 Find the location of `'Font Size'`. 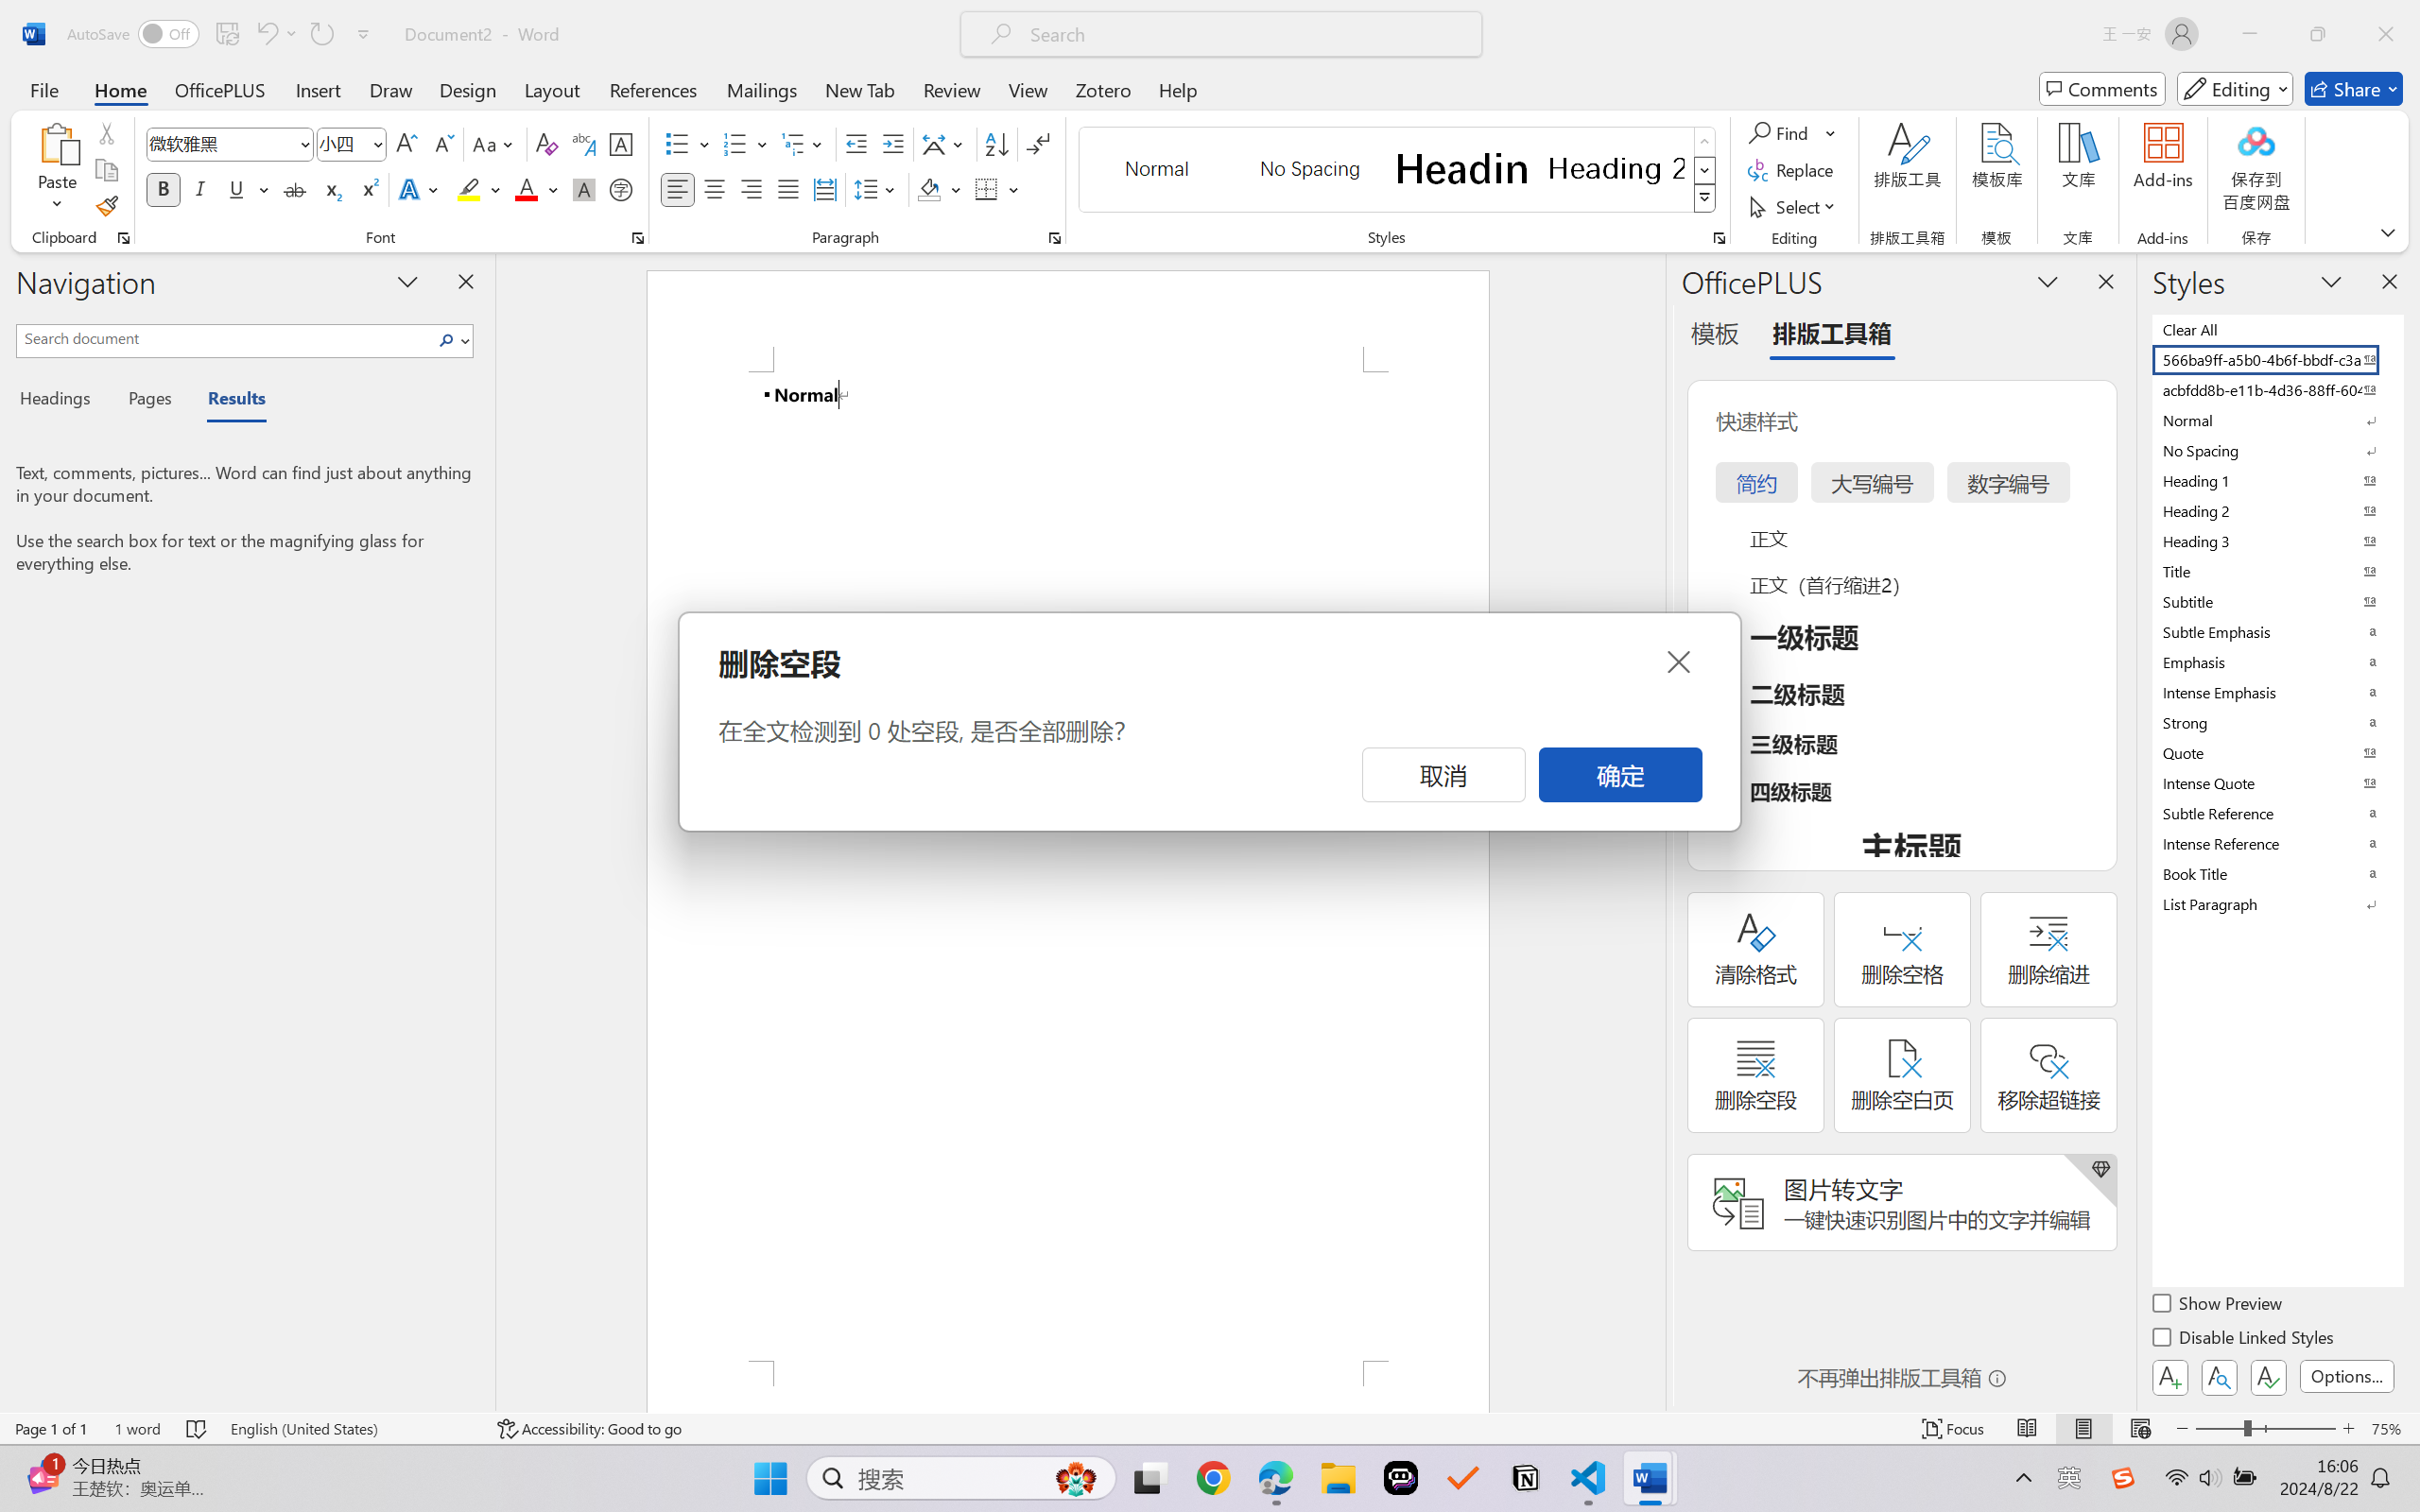

'Font Size' is located at coordinates (341, 144).